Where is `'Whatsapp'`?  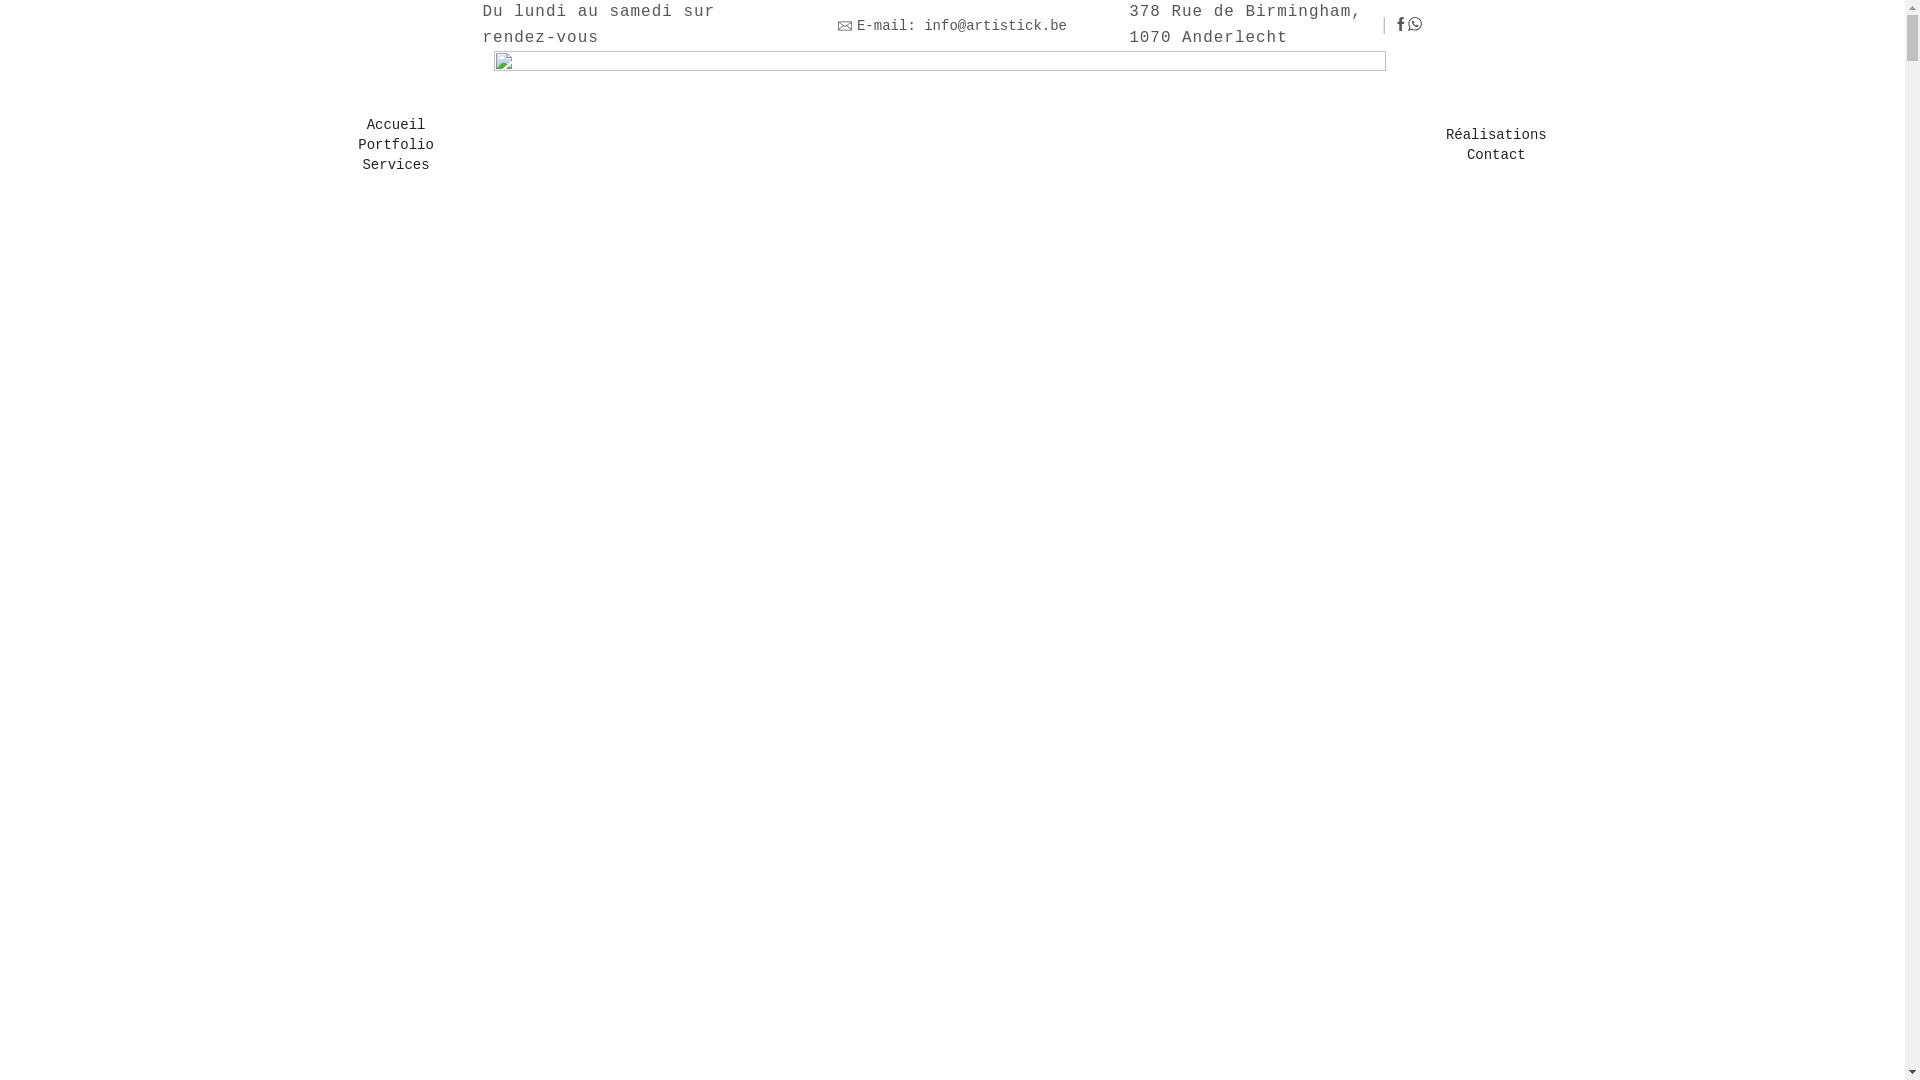 'Whatsapp' is located at coordinates (1406, 25).